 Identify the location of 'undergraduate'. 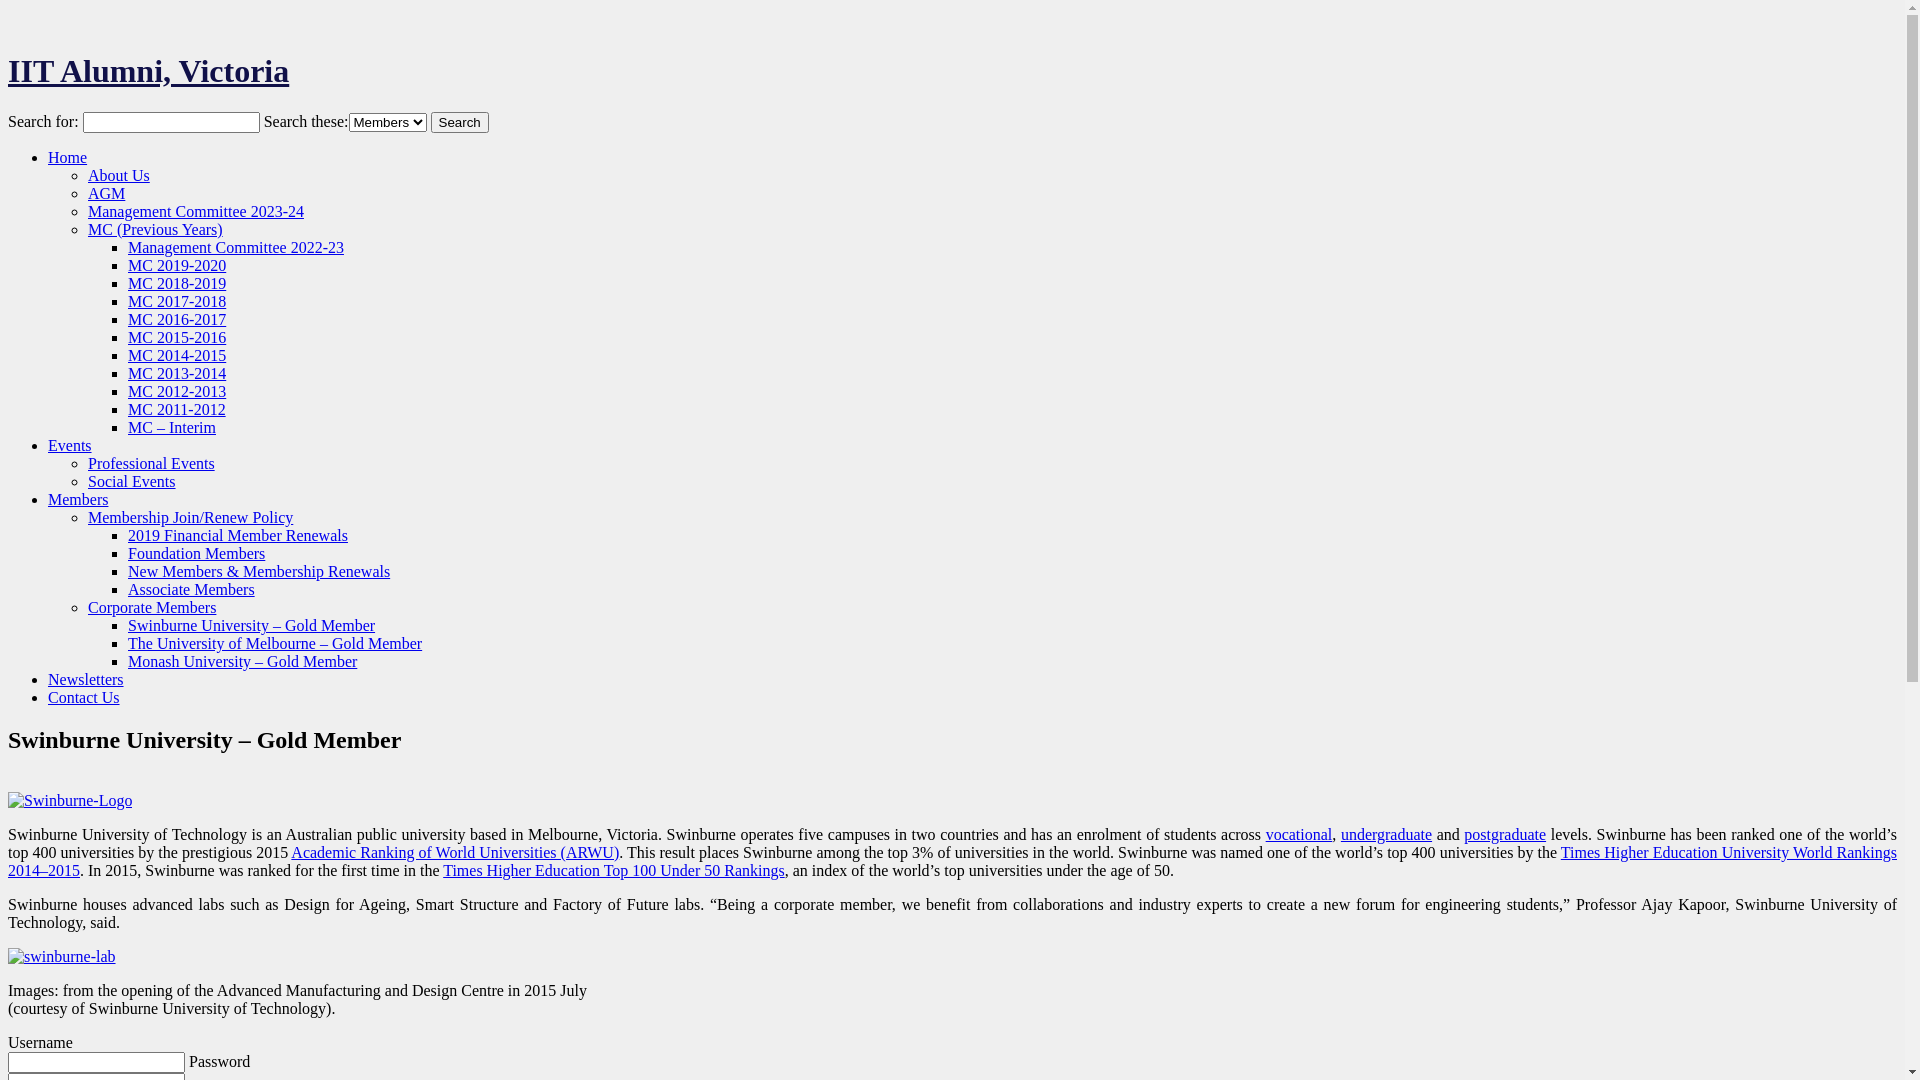
(1385, 834).